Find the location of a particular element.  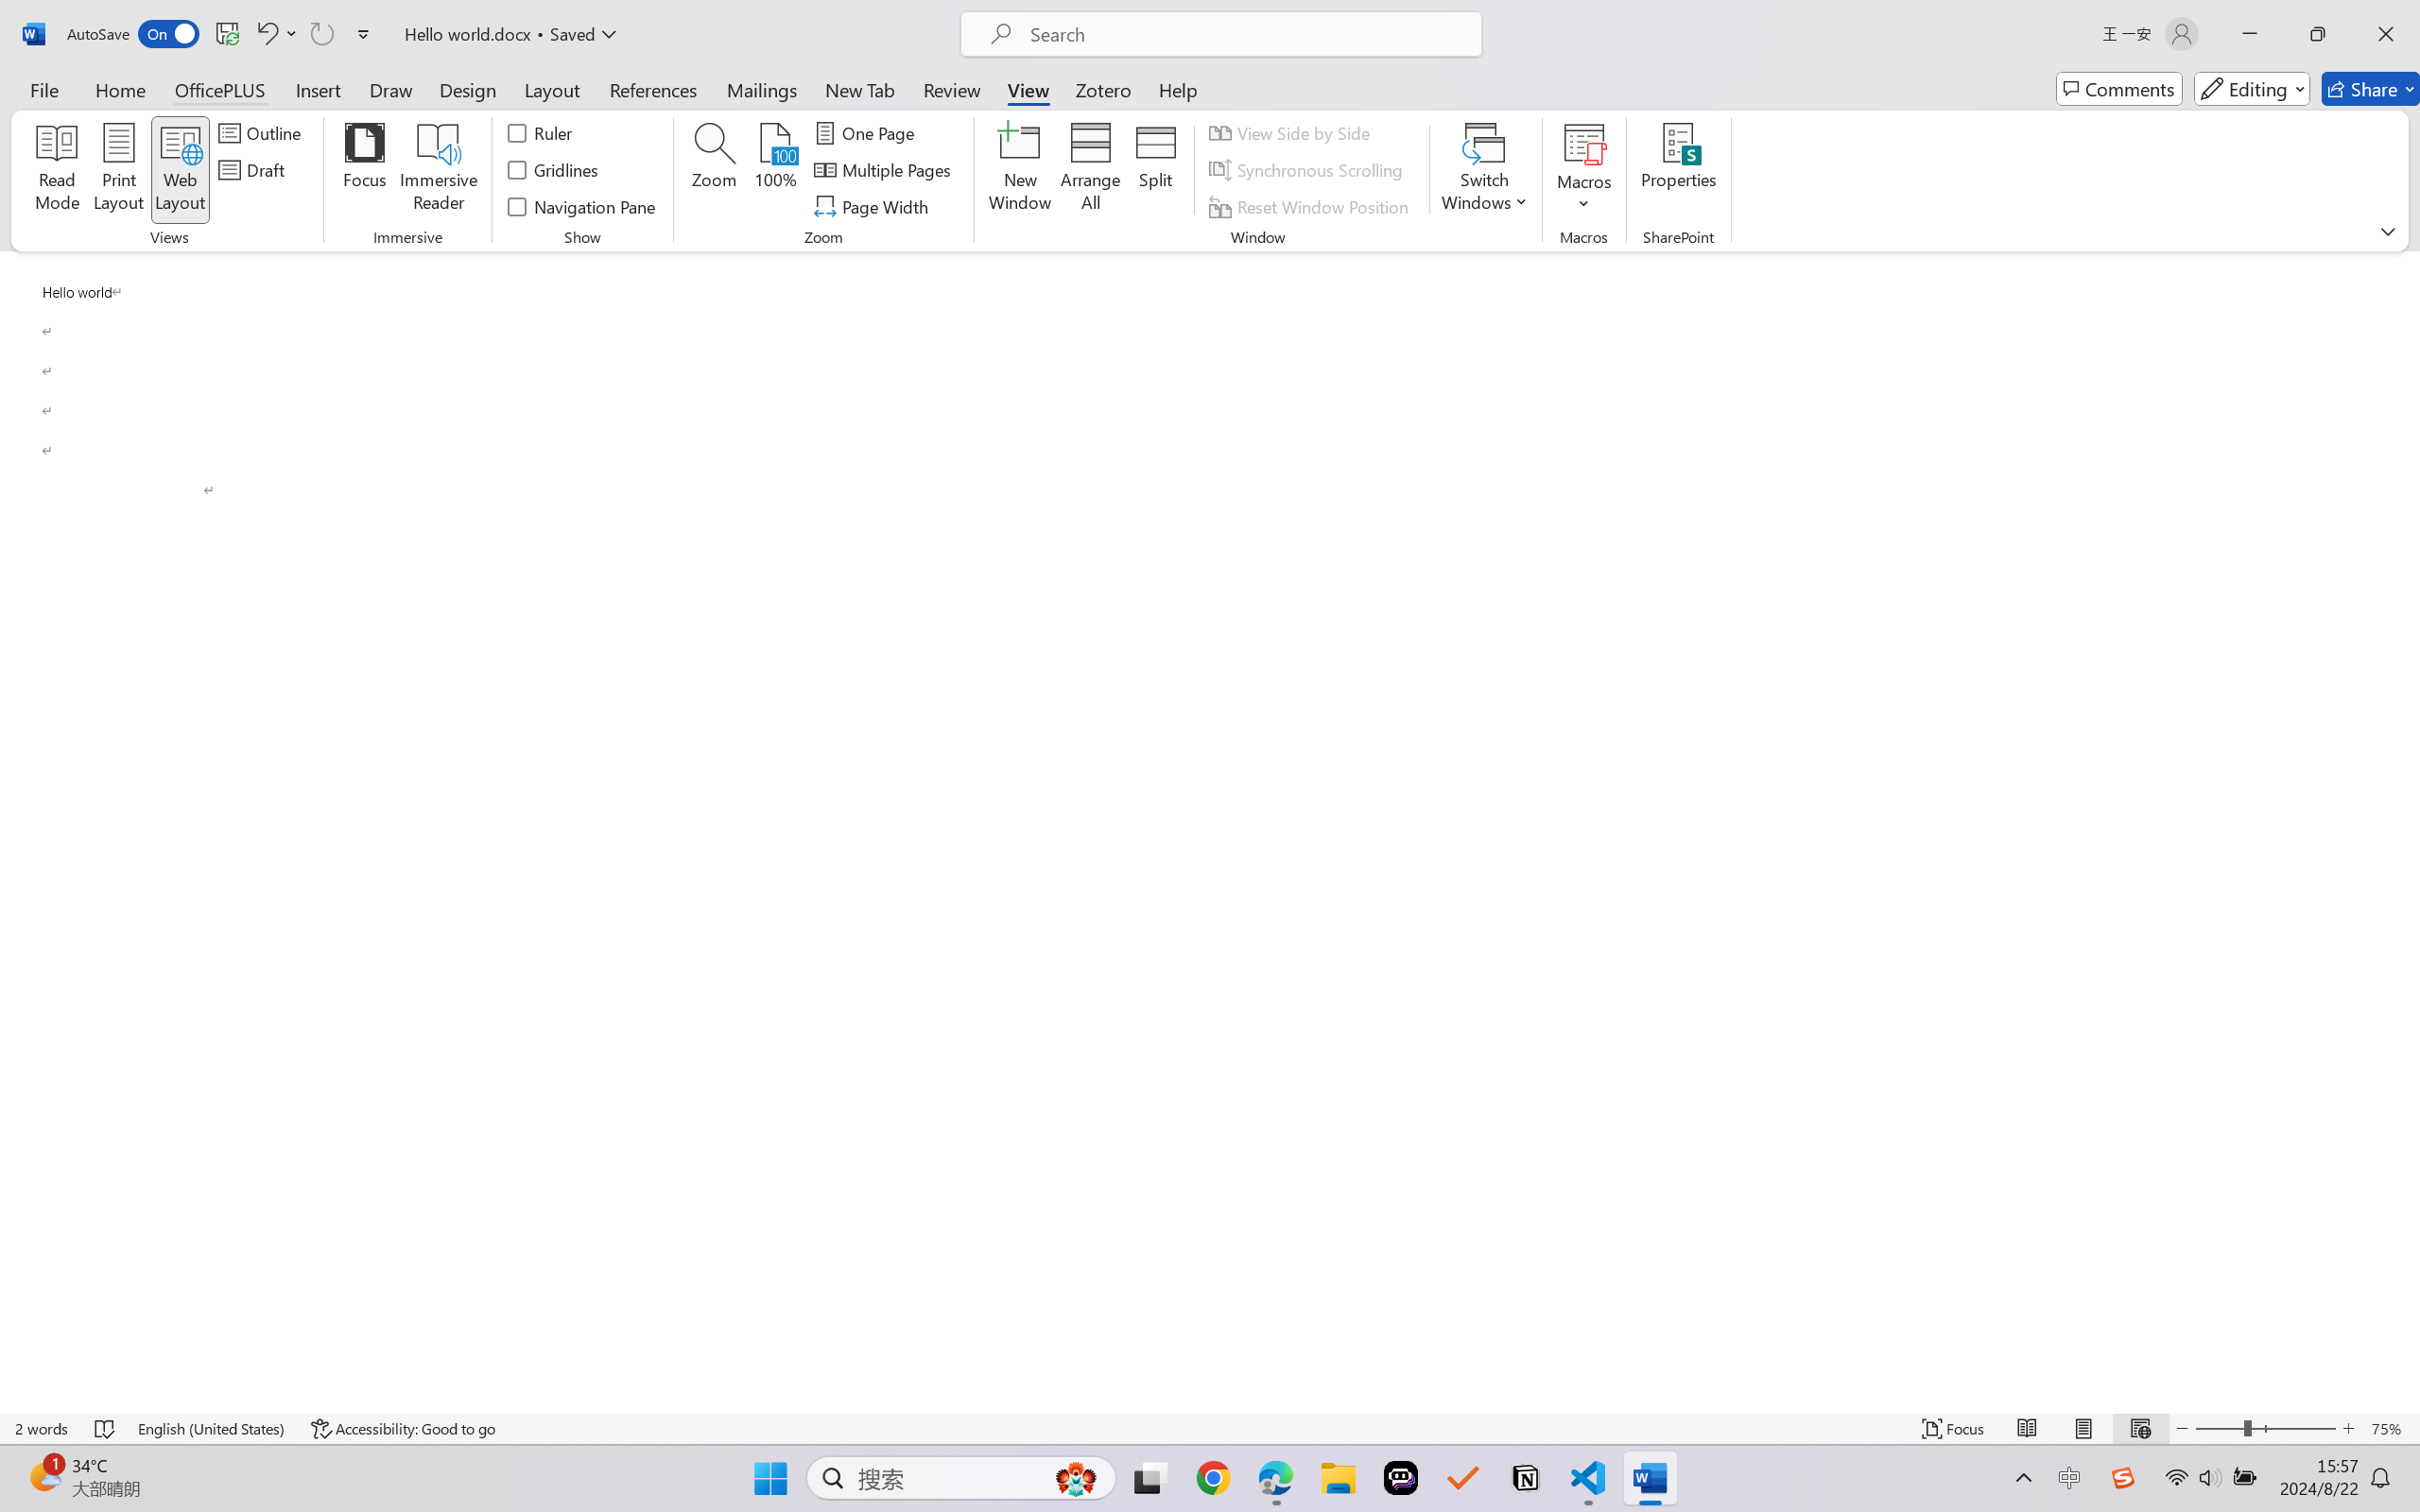

'One Page' is located at coordinates (866, 131).